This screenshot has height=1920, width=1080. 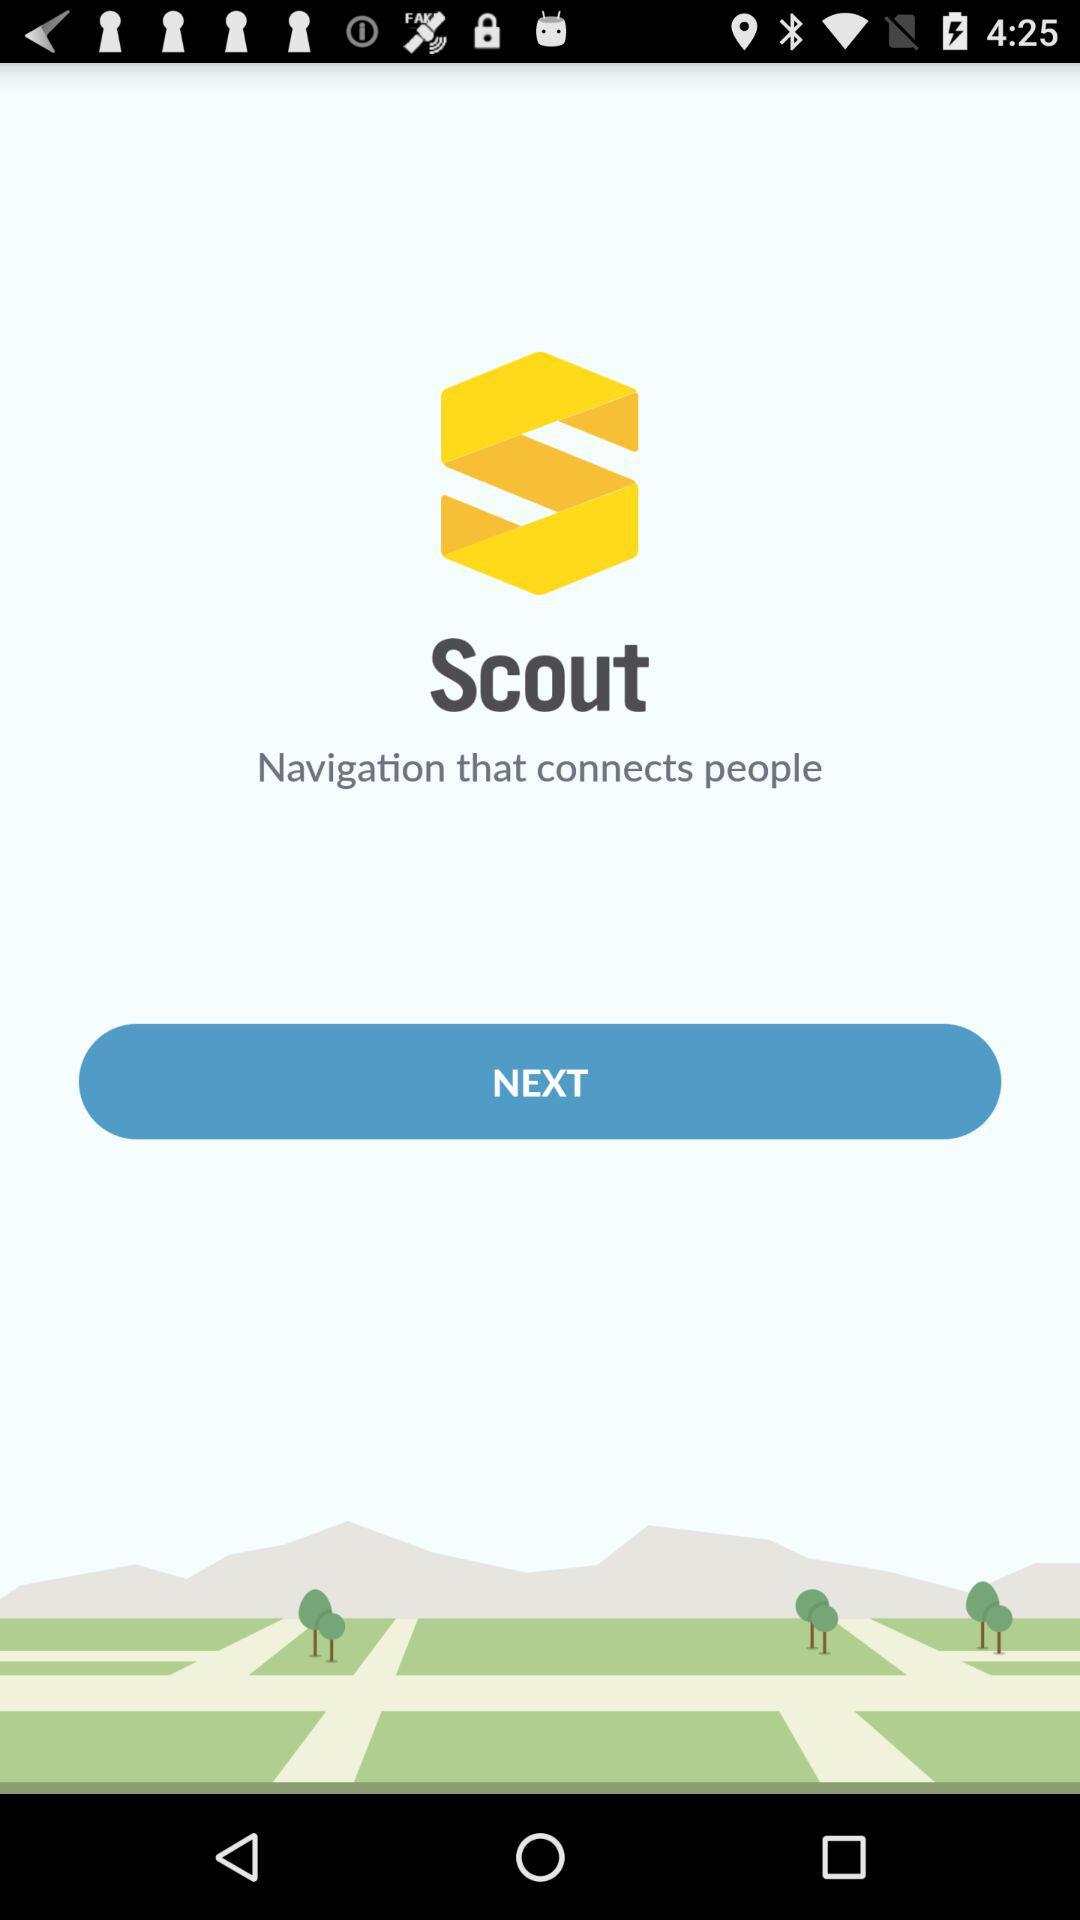 I want to click on next item, so click(x=540, y=1080).